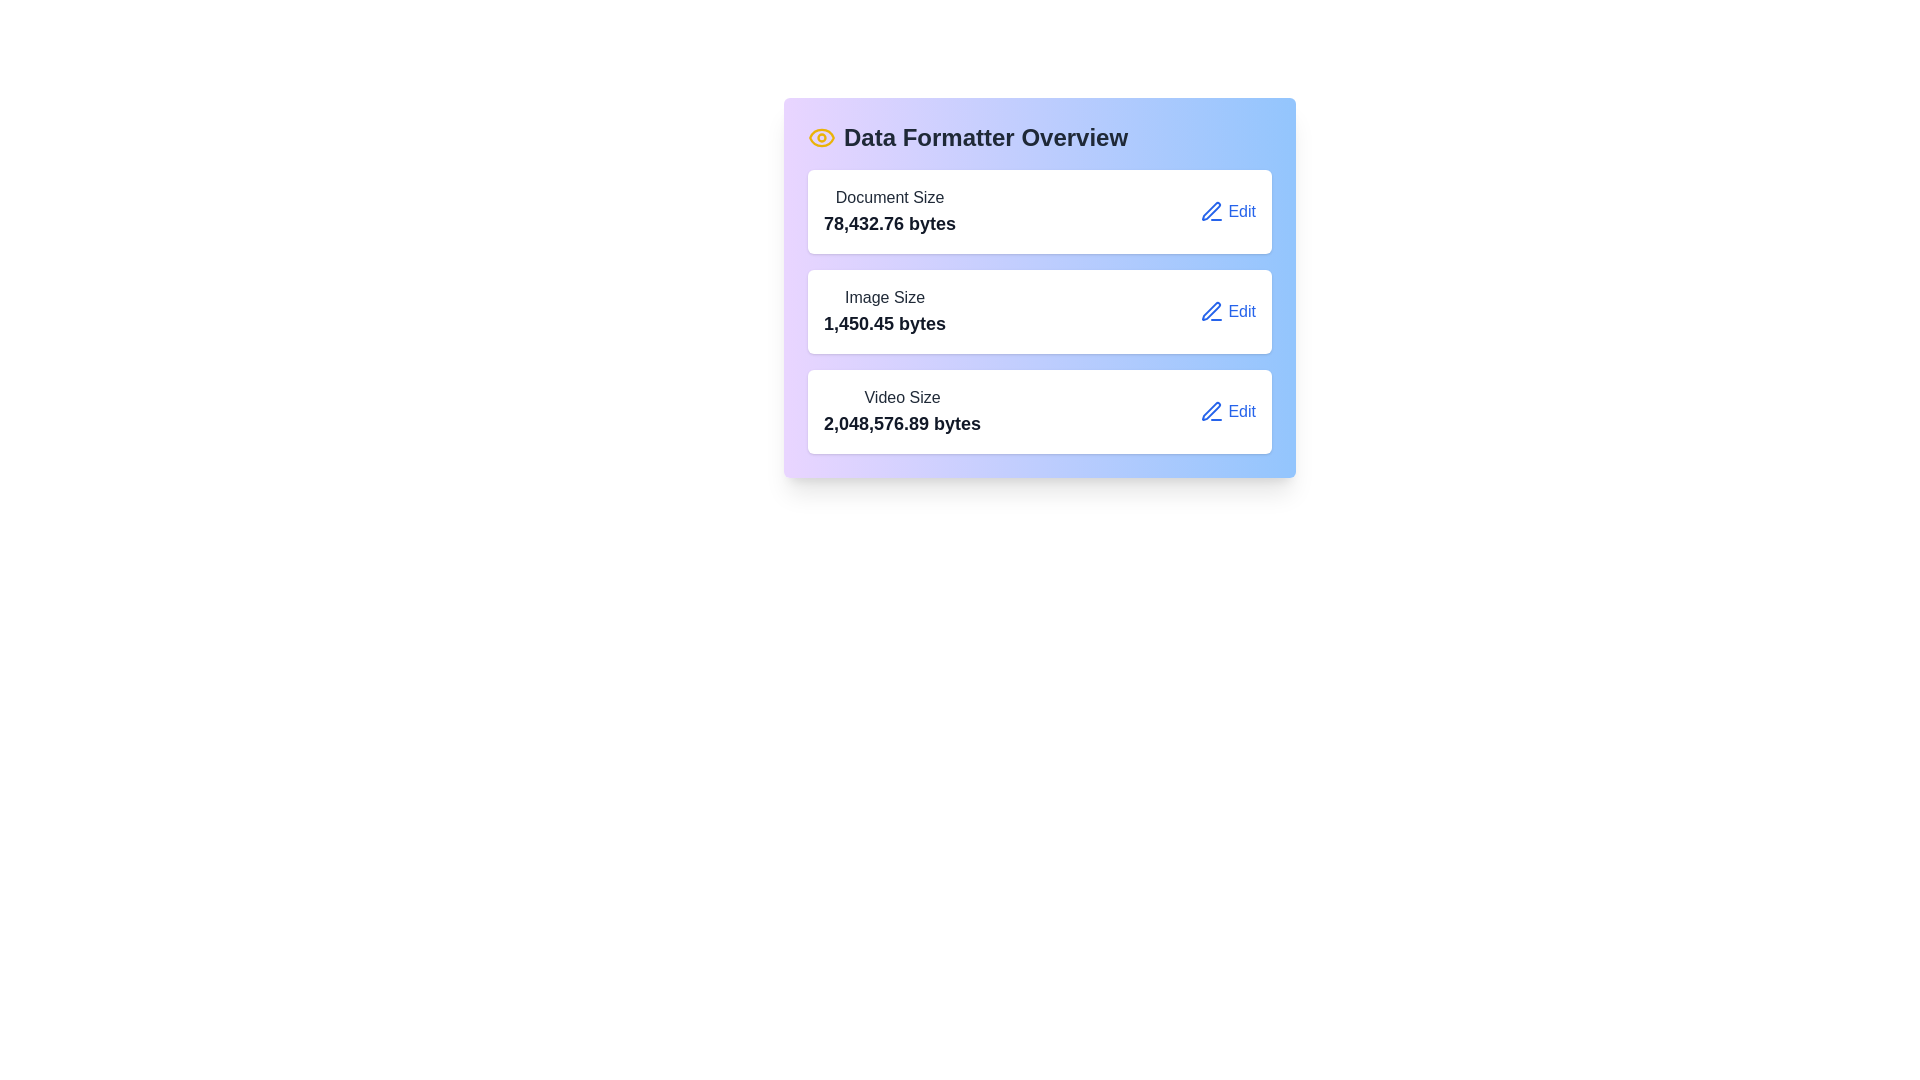  I want to click on the topmost informational card displaying document size in bytes, so click(1040, 212).